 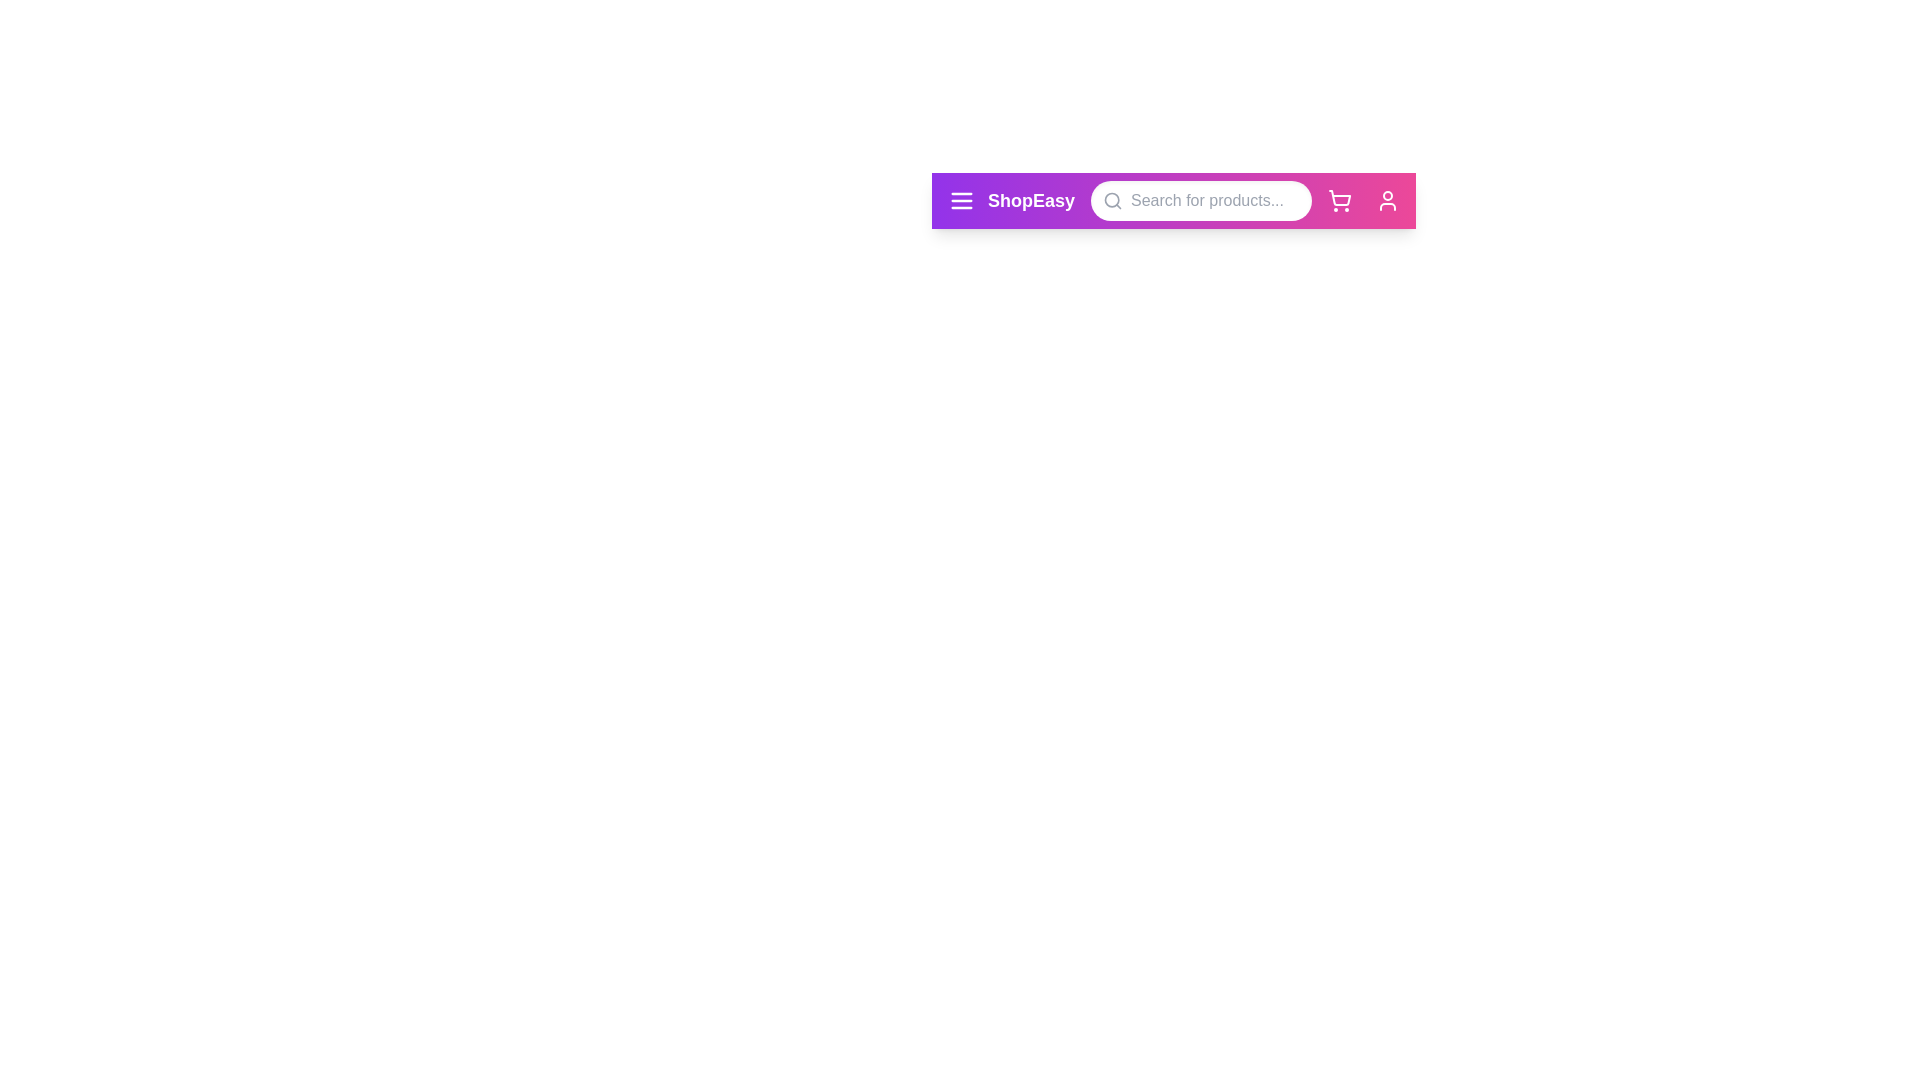 What do you see at coordinates (1031, 200) in the screenshot?
I see `the logo text to select it` at bounding box center [1031, 200].